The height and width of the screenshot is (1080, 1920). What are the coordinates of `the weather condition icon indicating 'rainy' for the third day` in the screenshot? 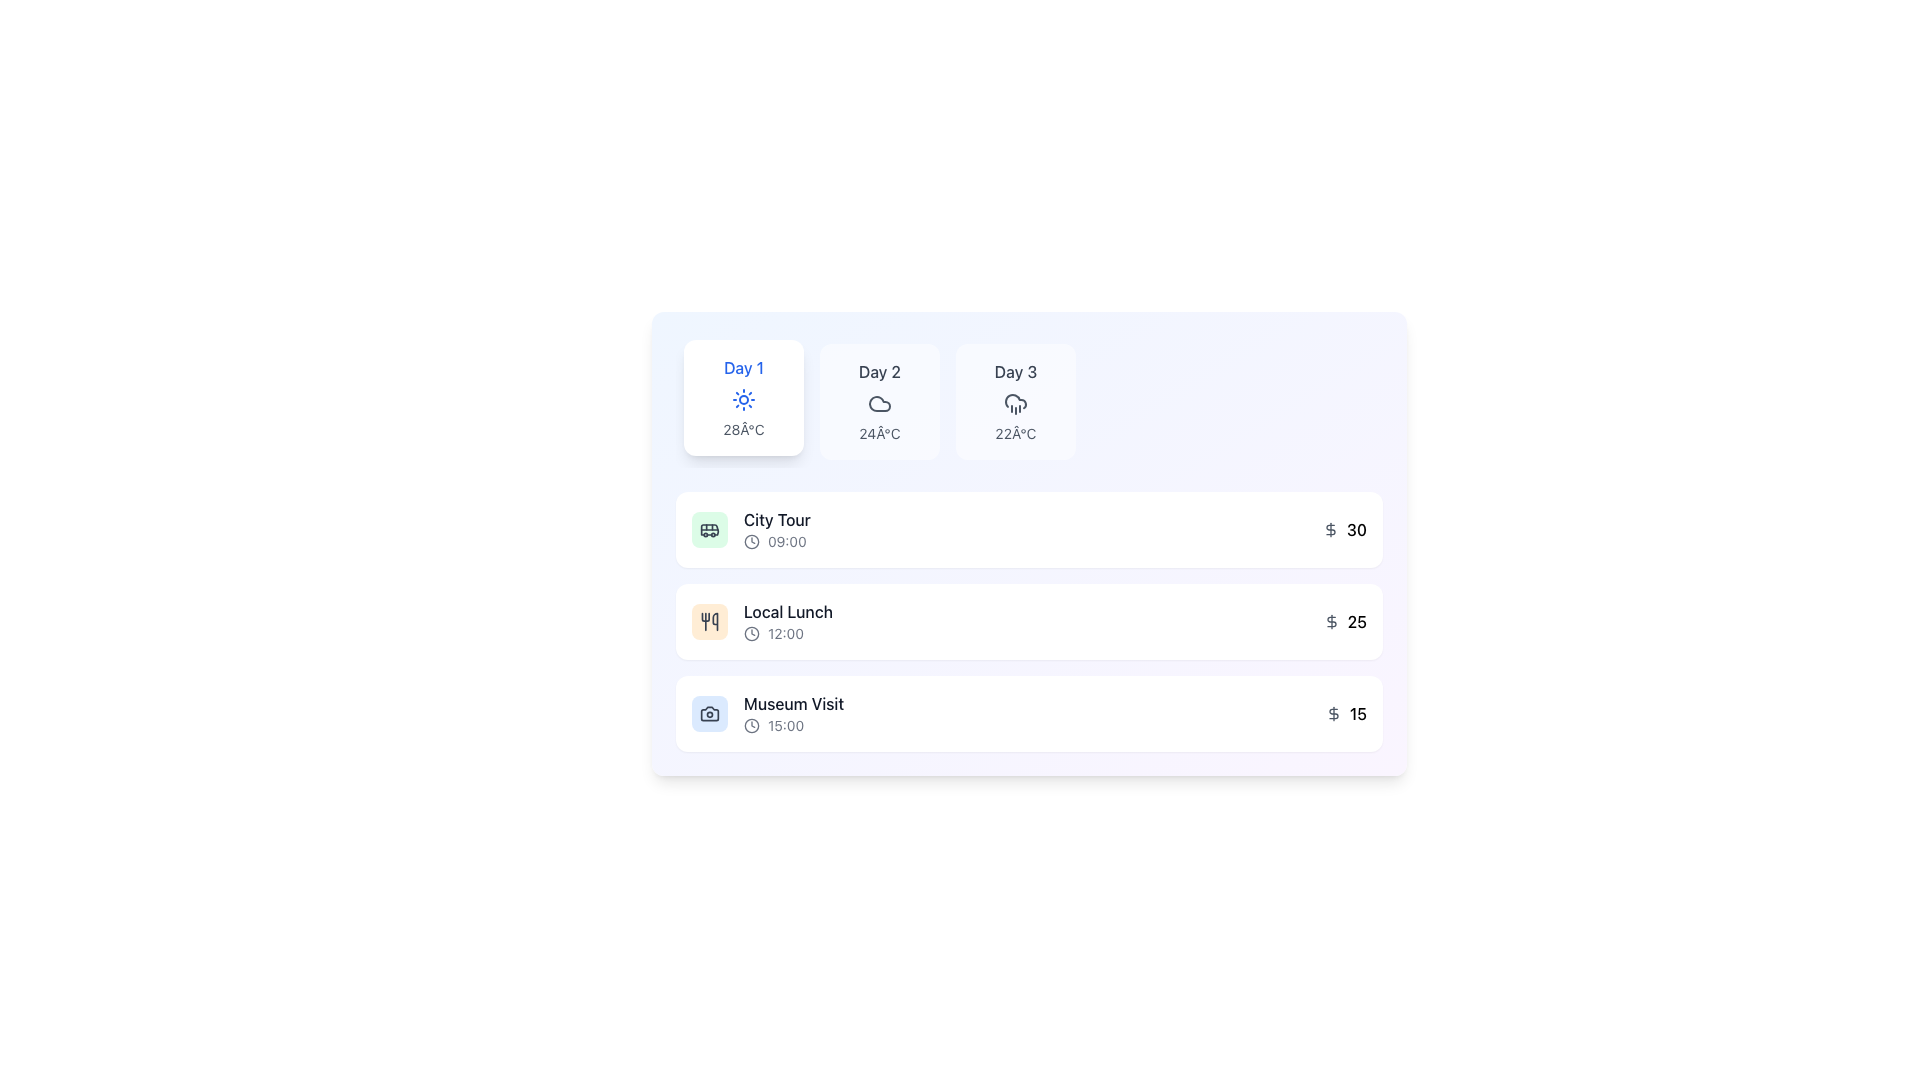 It's located at (1016, 404).